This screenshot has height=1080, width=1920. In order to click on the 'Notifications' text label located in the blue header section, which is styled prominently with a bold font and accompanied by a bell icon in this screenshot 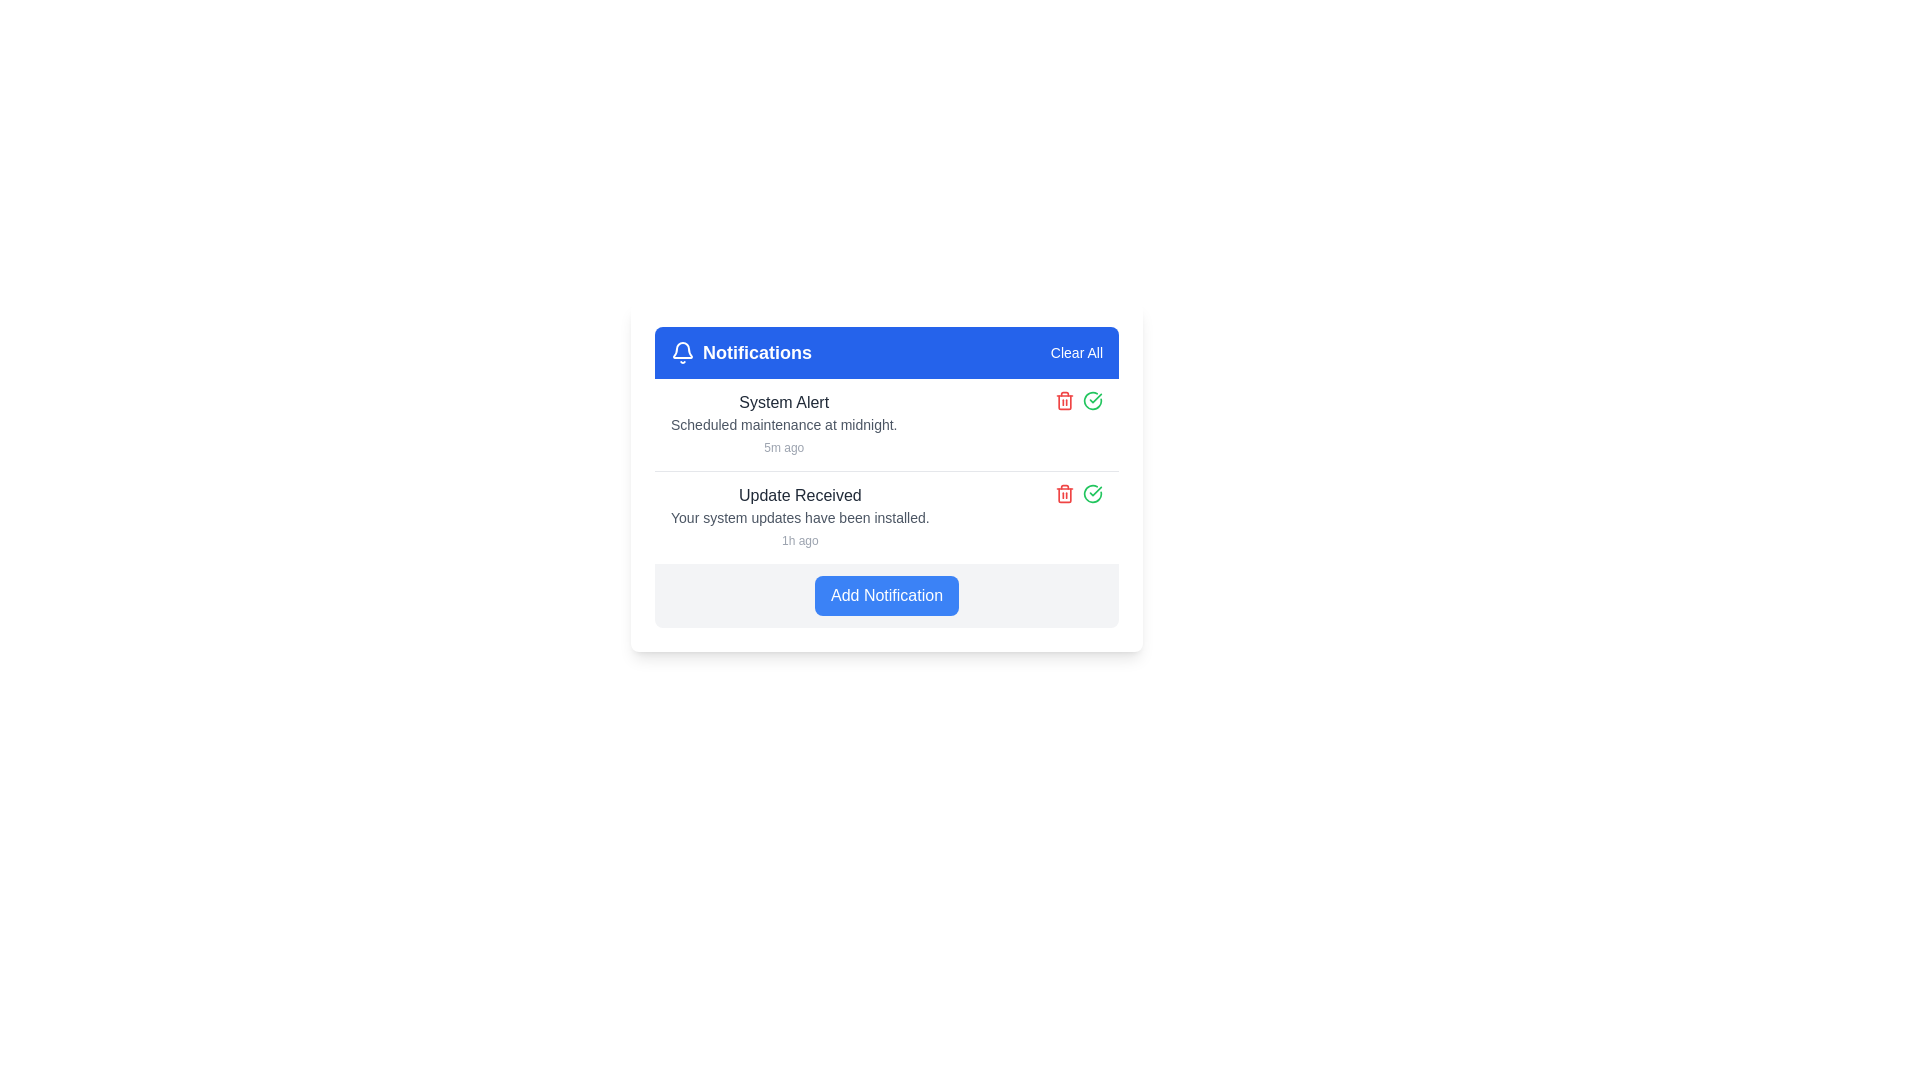, I will do `click(740, 352)`.